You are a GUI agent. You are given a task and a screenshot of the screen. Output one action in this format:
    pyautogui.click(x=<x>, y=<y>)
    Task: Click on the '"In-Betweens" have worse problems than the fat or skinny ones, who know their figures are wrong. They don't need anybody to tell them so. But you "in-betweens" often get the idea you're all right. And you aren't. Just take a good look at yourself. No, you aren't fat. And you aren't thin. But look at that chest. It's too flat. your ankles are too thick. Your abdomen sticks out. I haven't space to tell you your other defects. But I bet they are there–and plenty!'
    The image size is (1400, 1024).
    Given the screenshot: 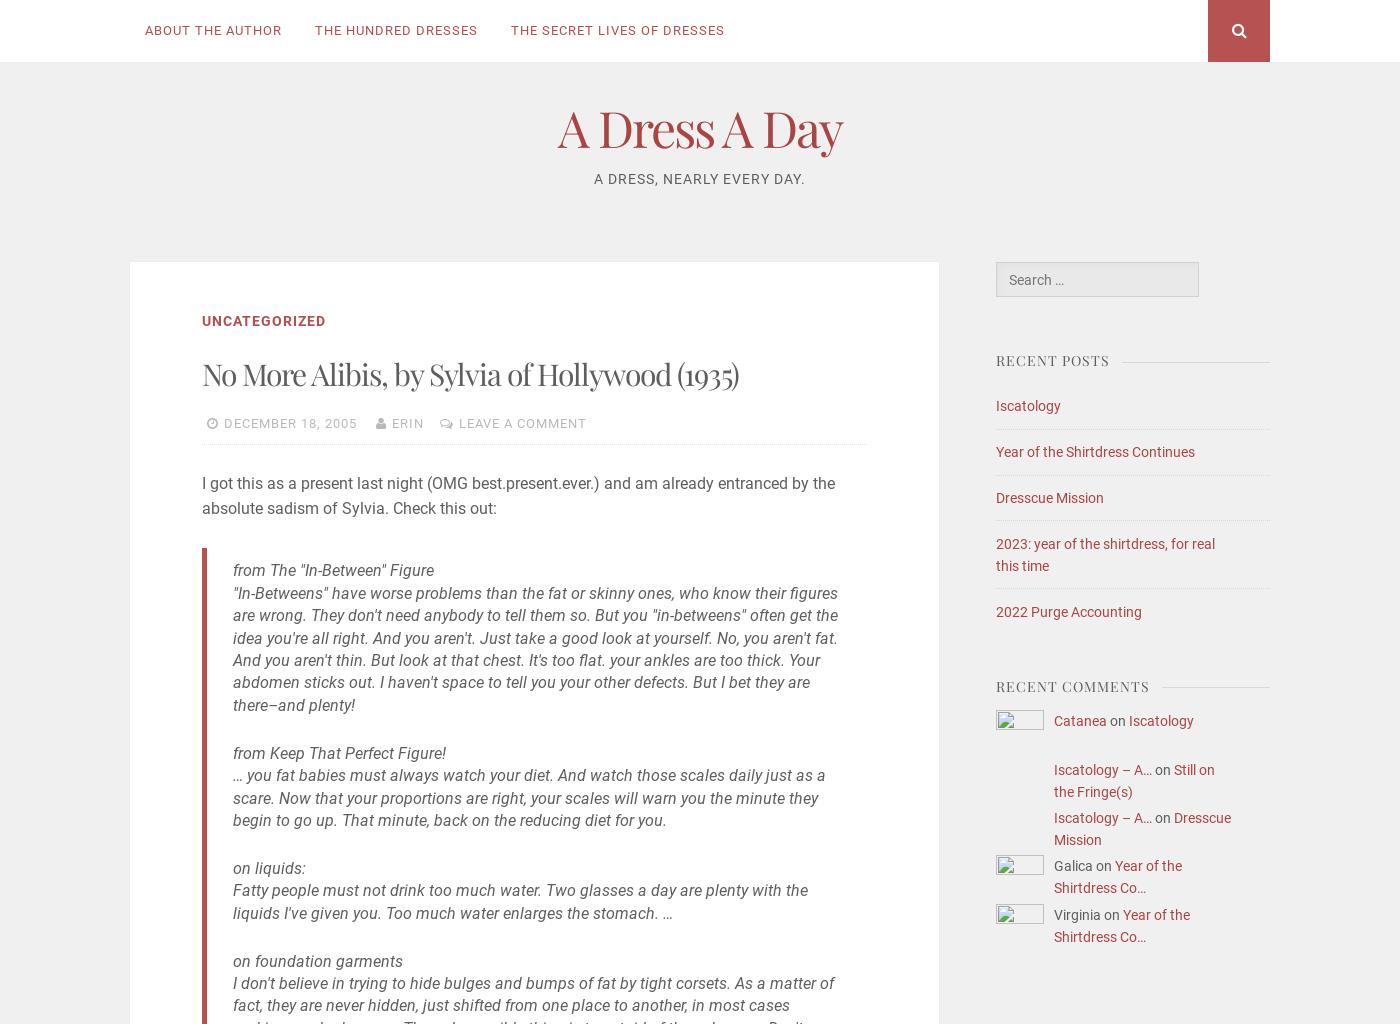 What is the action you would take?
    pyautogui.click(x=534, y=647)
    